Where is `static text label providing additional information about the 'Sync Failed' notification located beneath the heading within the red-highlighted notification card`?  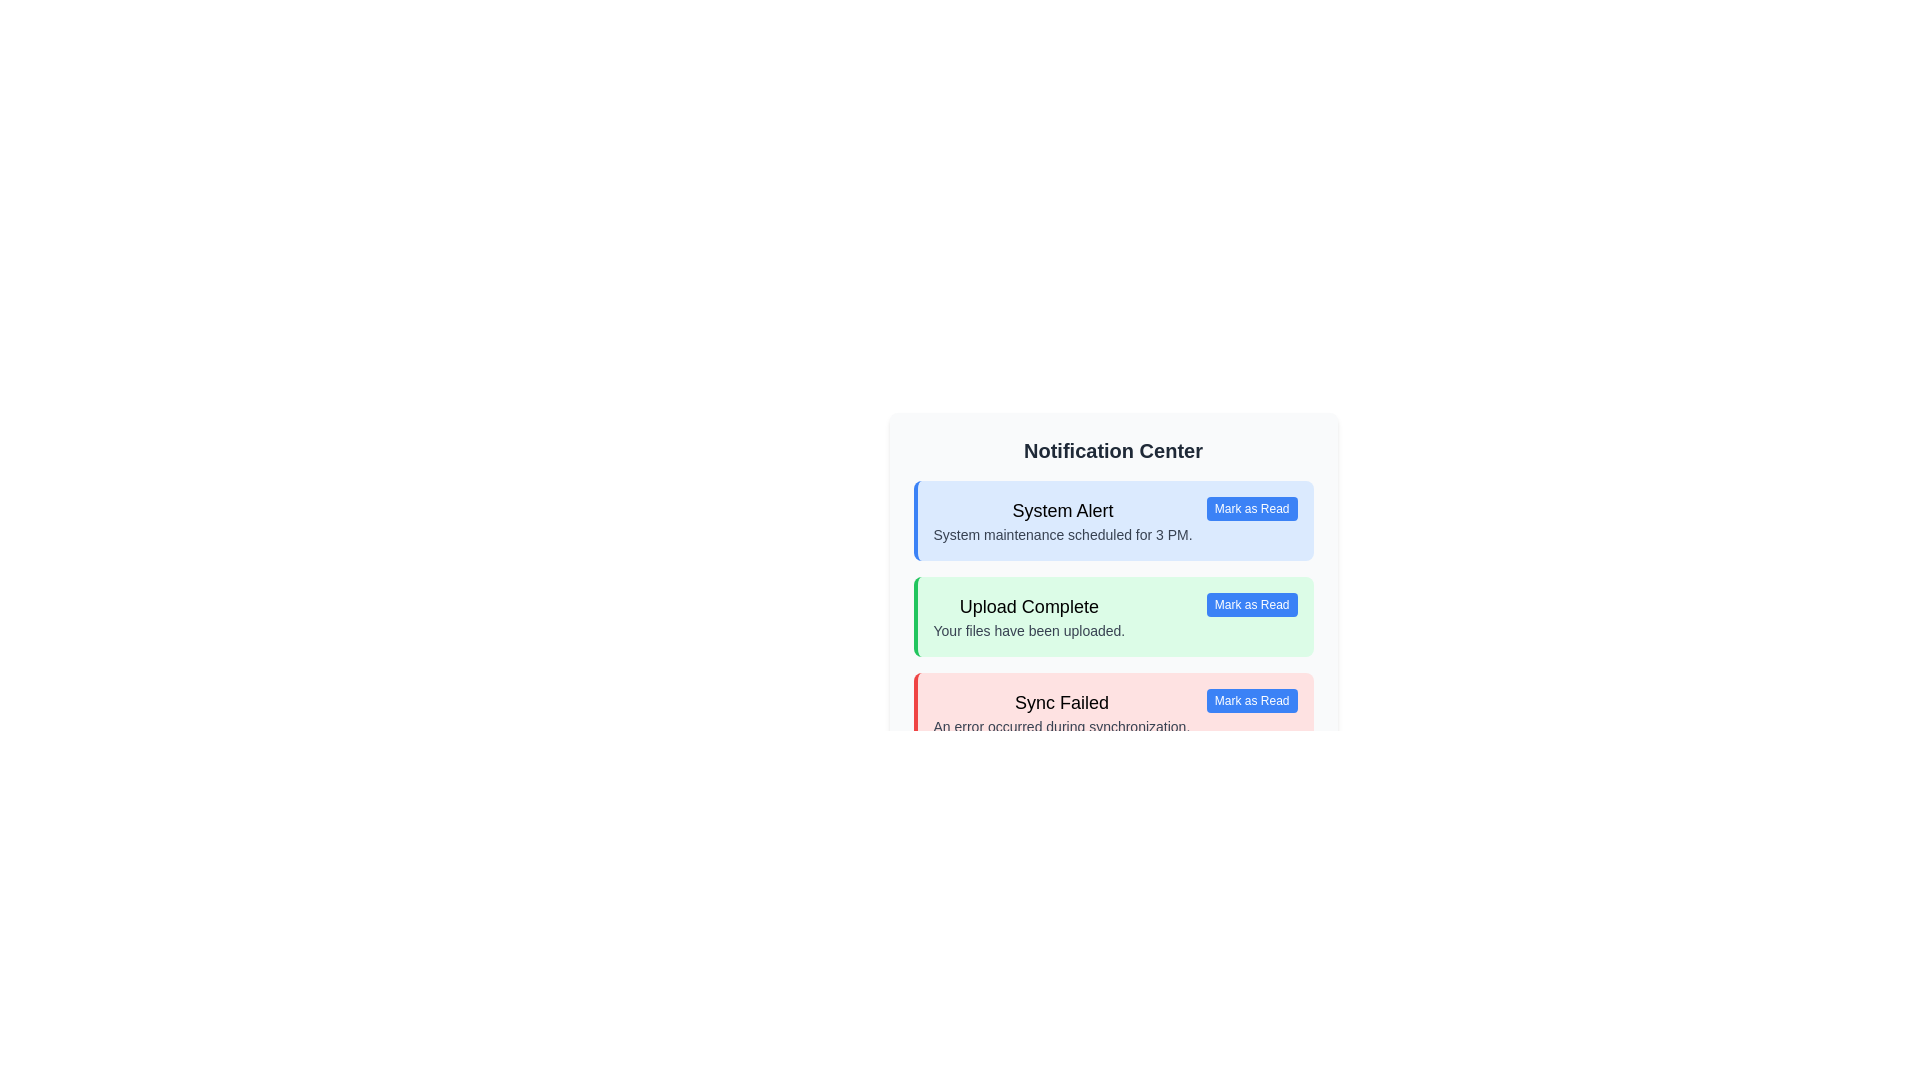 static text label providing additional information about the 'Sync Failed' notification located beneath the heading within the red-highlighted notification card is located at coordinates (1060, 726).